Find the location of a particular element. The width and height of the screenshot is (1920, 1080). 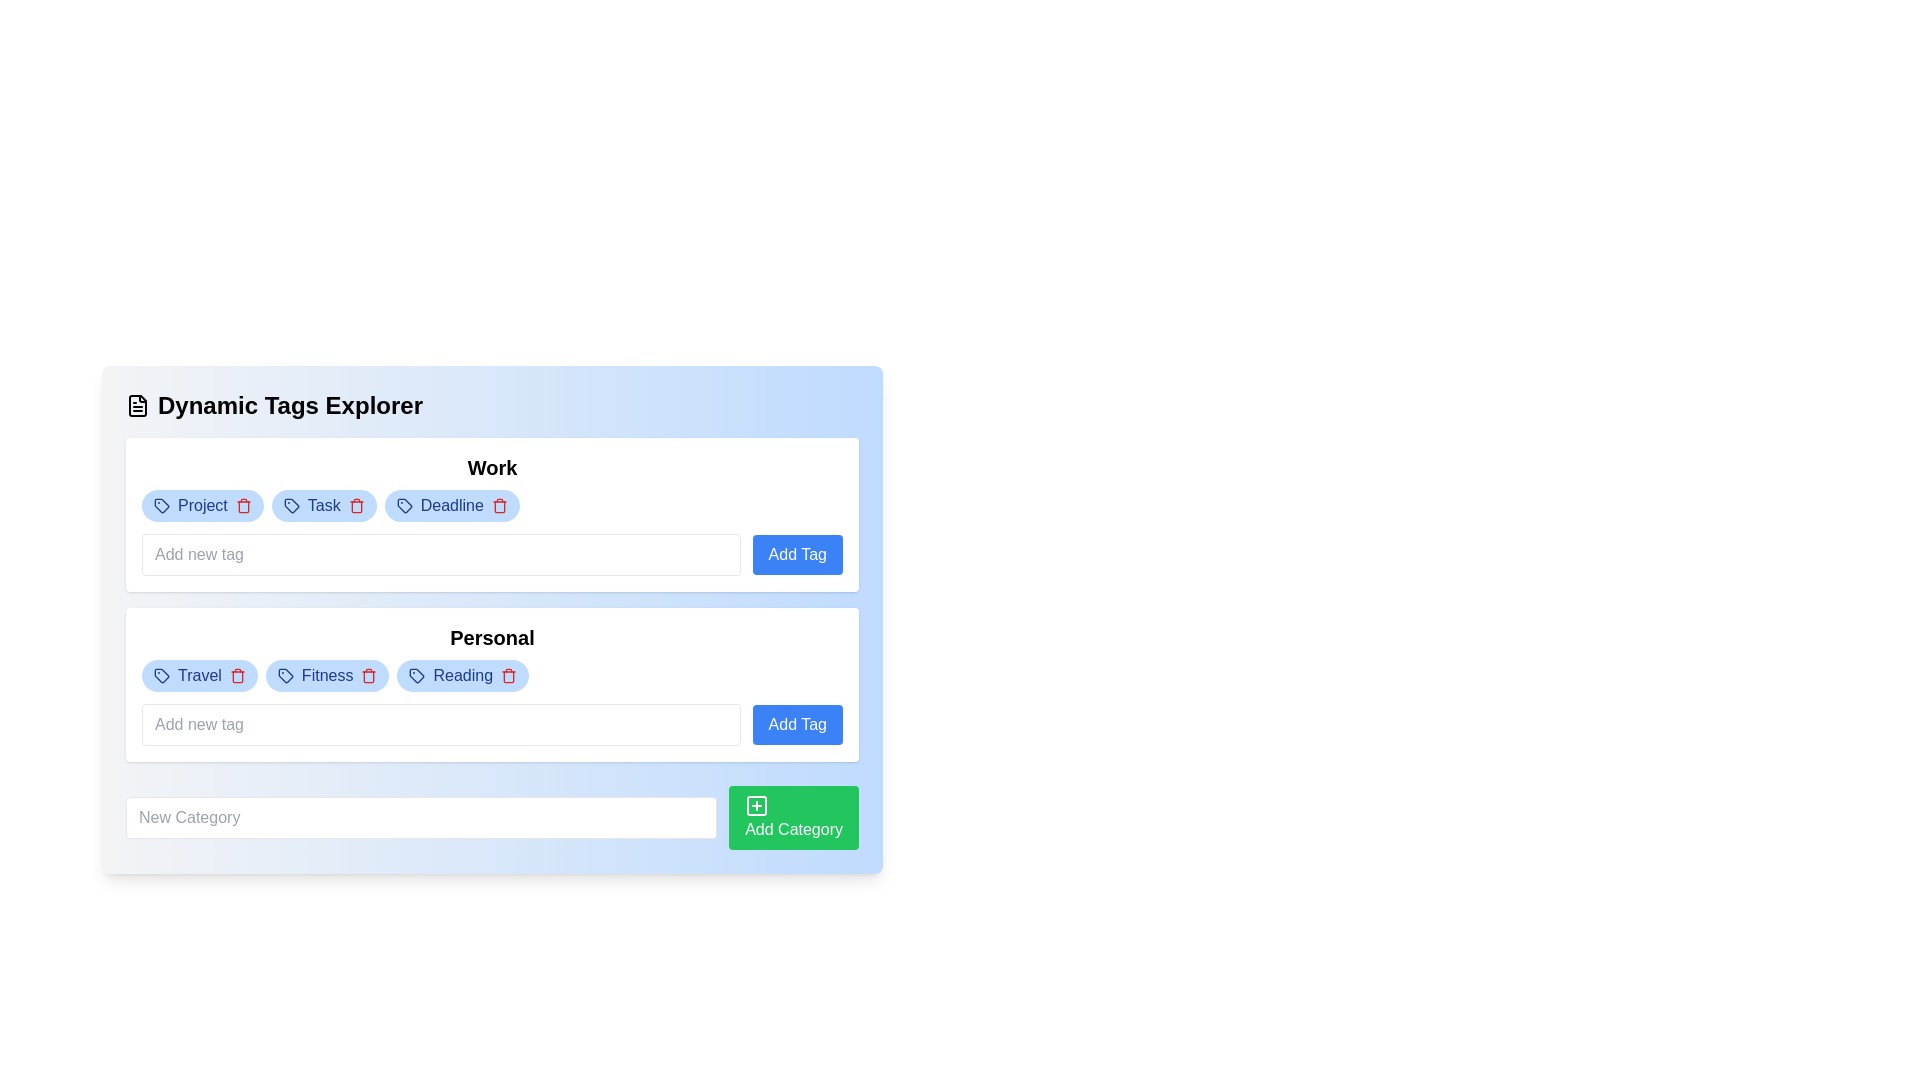

the delete icon button for the 'Travel' tag in the 'Personal' category is located at coordinates (237, 675).